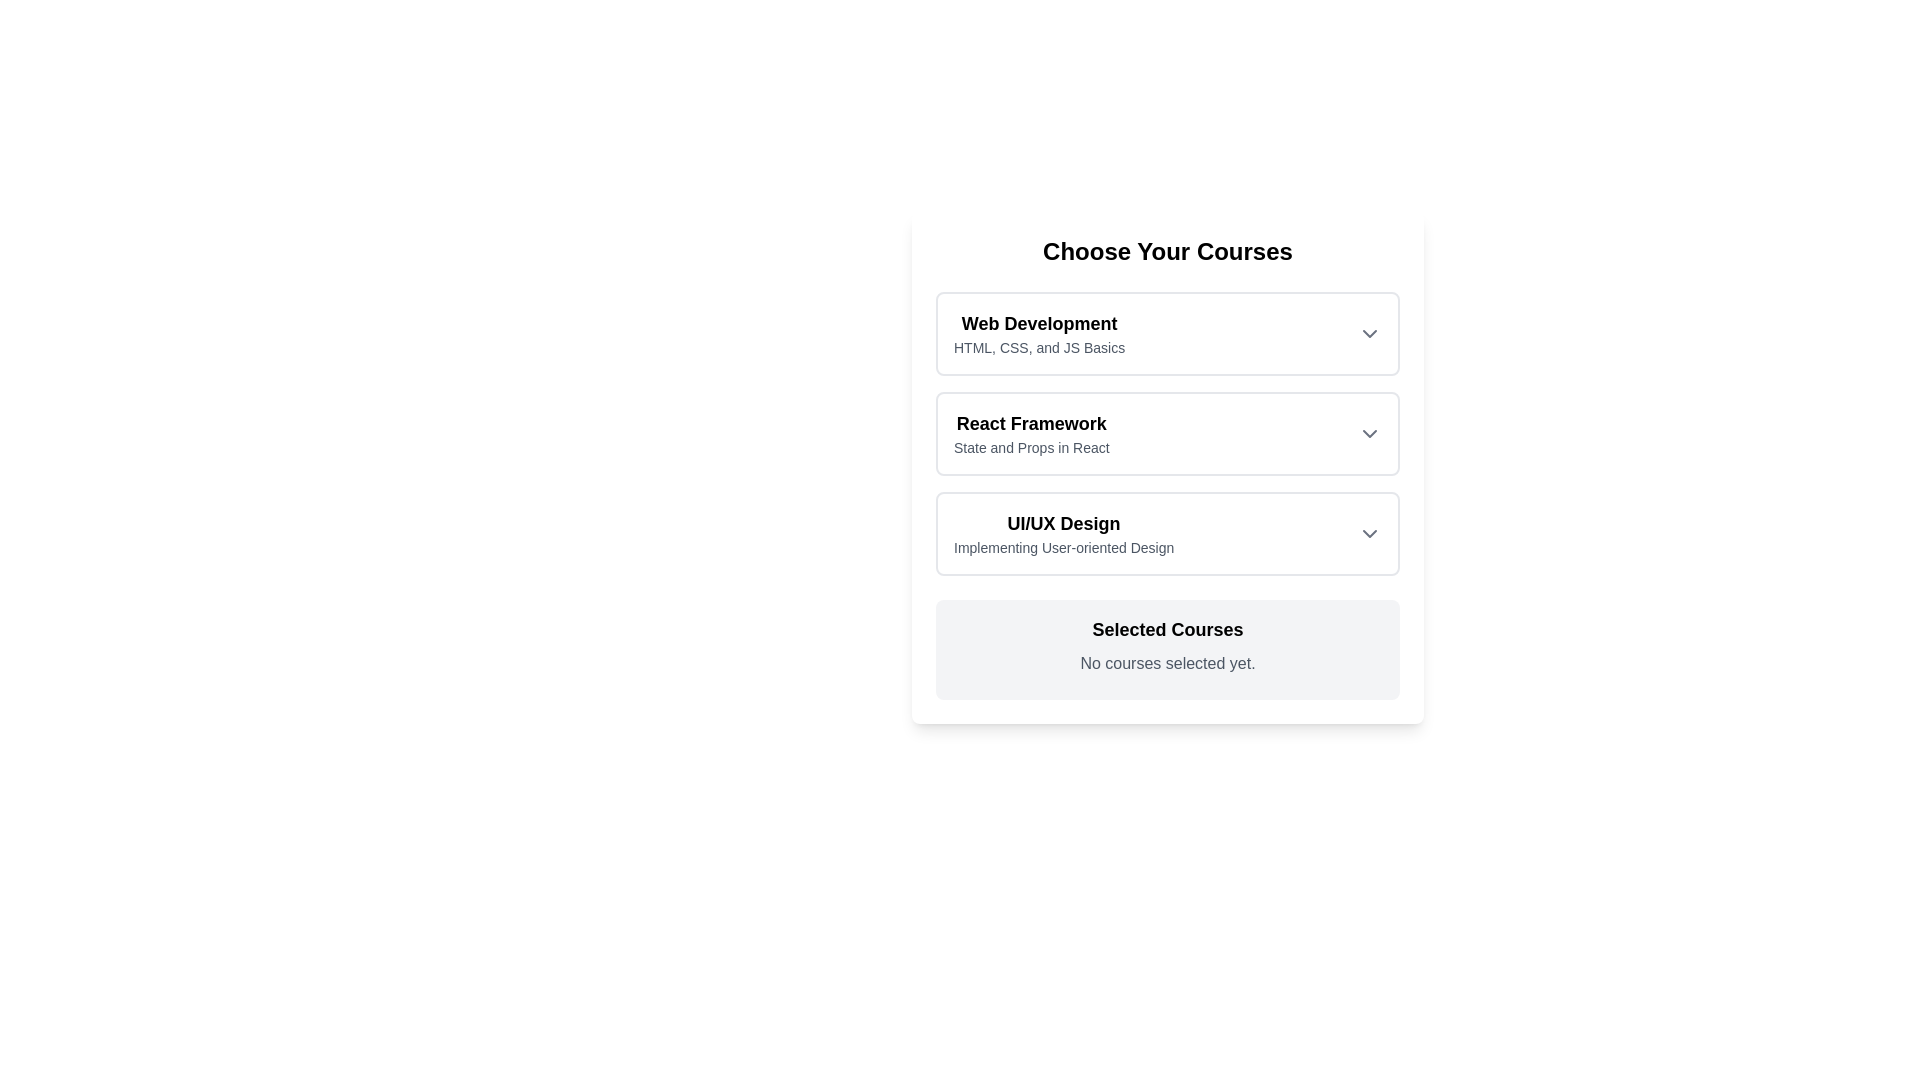  I want to click on the labeled option for the 'Web Development' course located near the top of the course selection interface, so click(1039, 333).